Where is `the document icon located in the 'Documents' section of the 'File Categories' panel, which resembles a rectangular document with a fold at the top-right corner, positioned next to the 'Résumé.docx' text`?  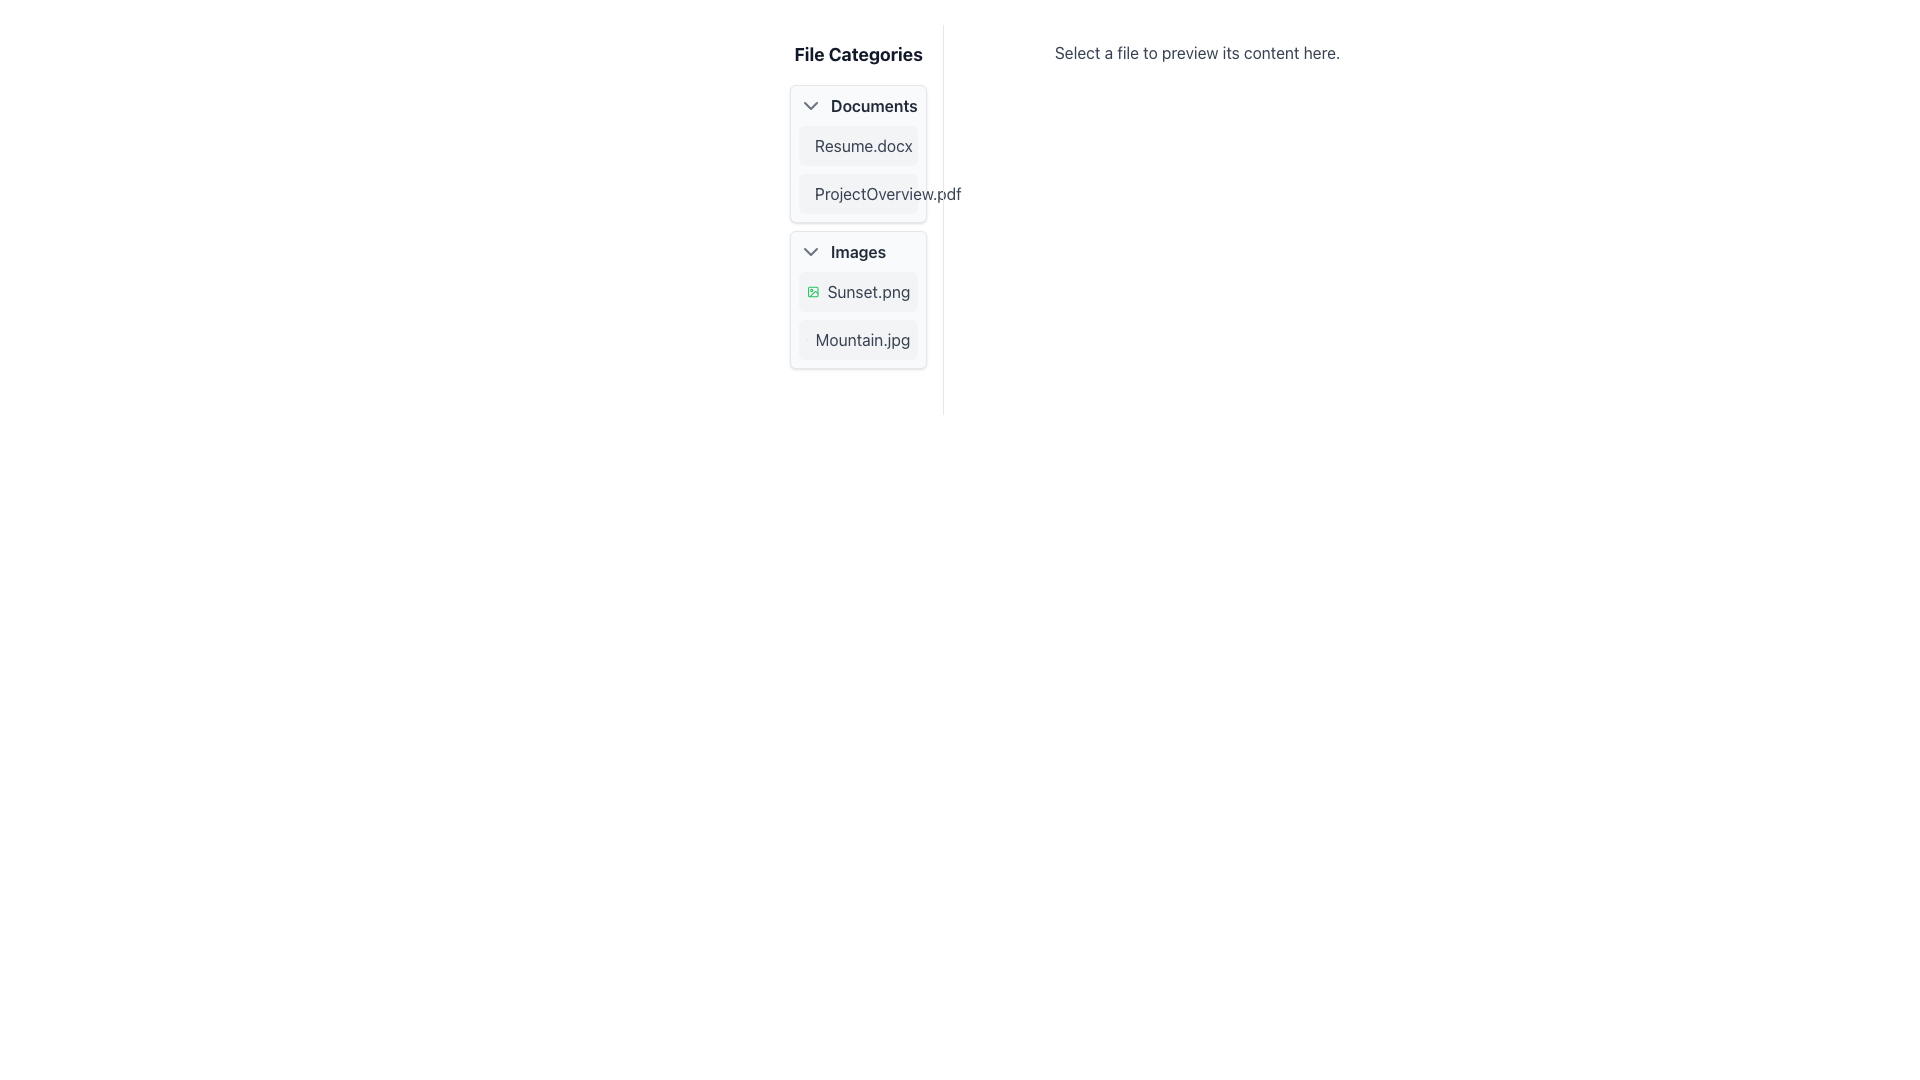 the document icon located in the 'Documents' section of the 'File Categories' panel, which resembles a rectangular document with a fold at the top-right corner, positioned next to the 'Résumé.docx' text is located at coordinates (819, 145).